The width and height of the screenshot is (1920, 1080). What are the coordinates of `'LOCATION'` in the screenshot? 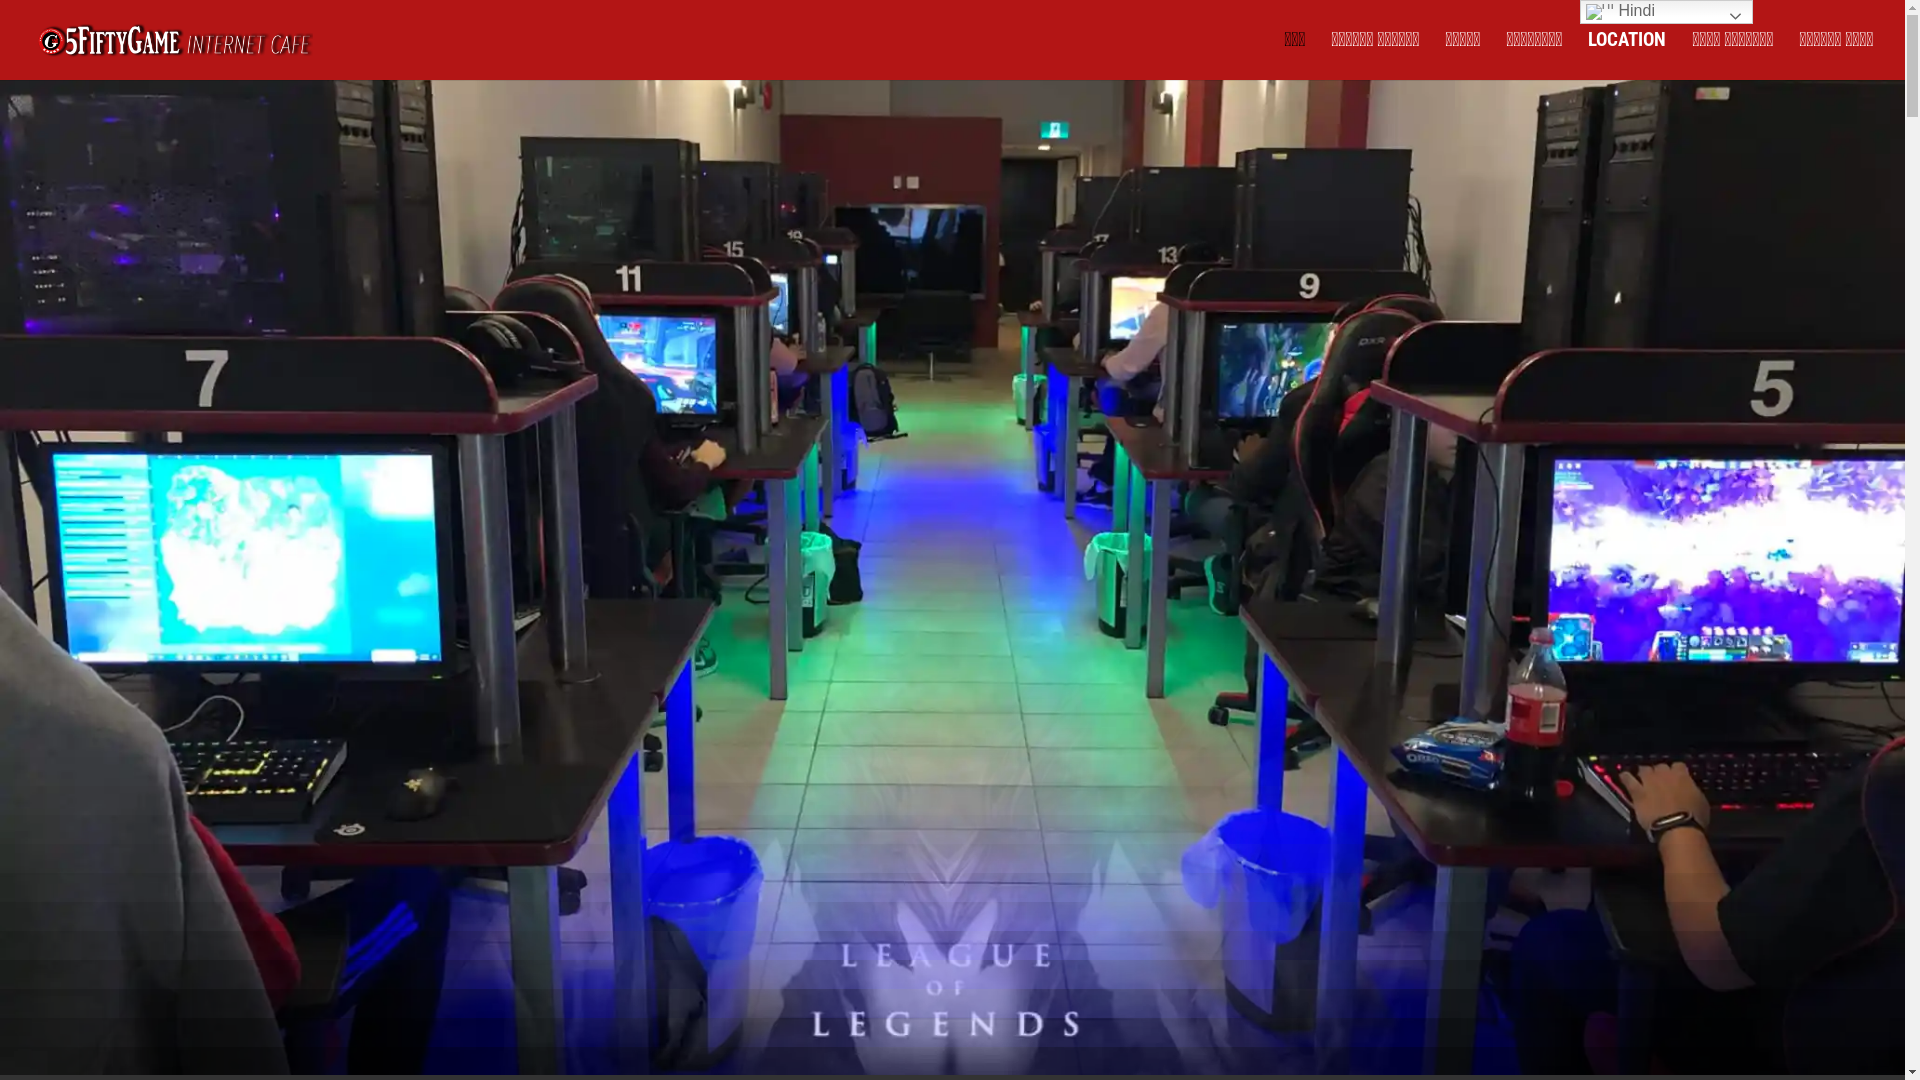 It's located at (1587, 55).